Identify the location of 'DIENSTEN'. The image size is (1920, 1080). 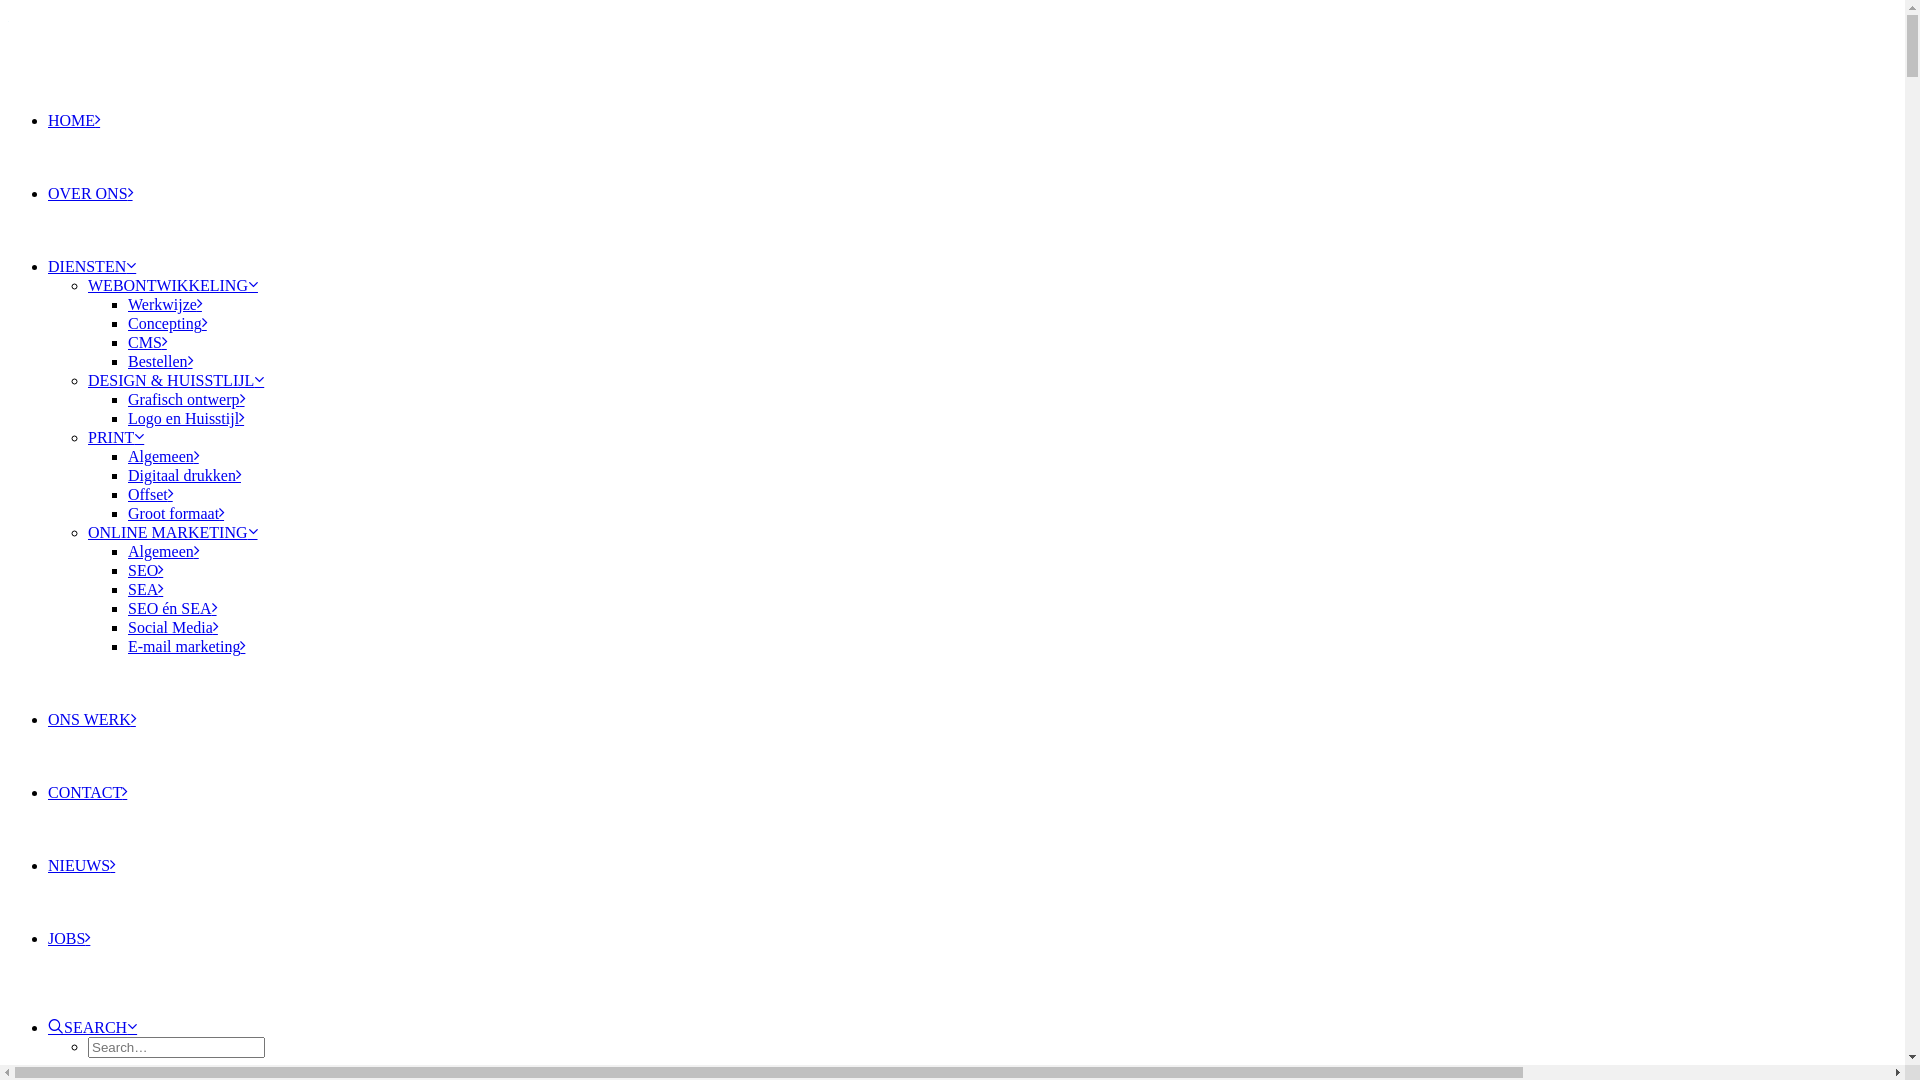
(90, 265).